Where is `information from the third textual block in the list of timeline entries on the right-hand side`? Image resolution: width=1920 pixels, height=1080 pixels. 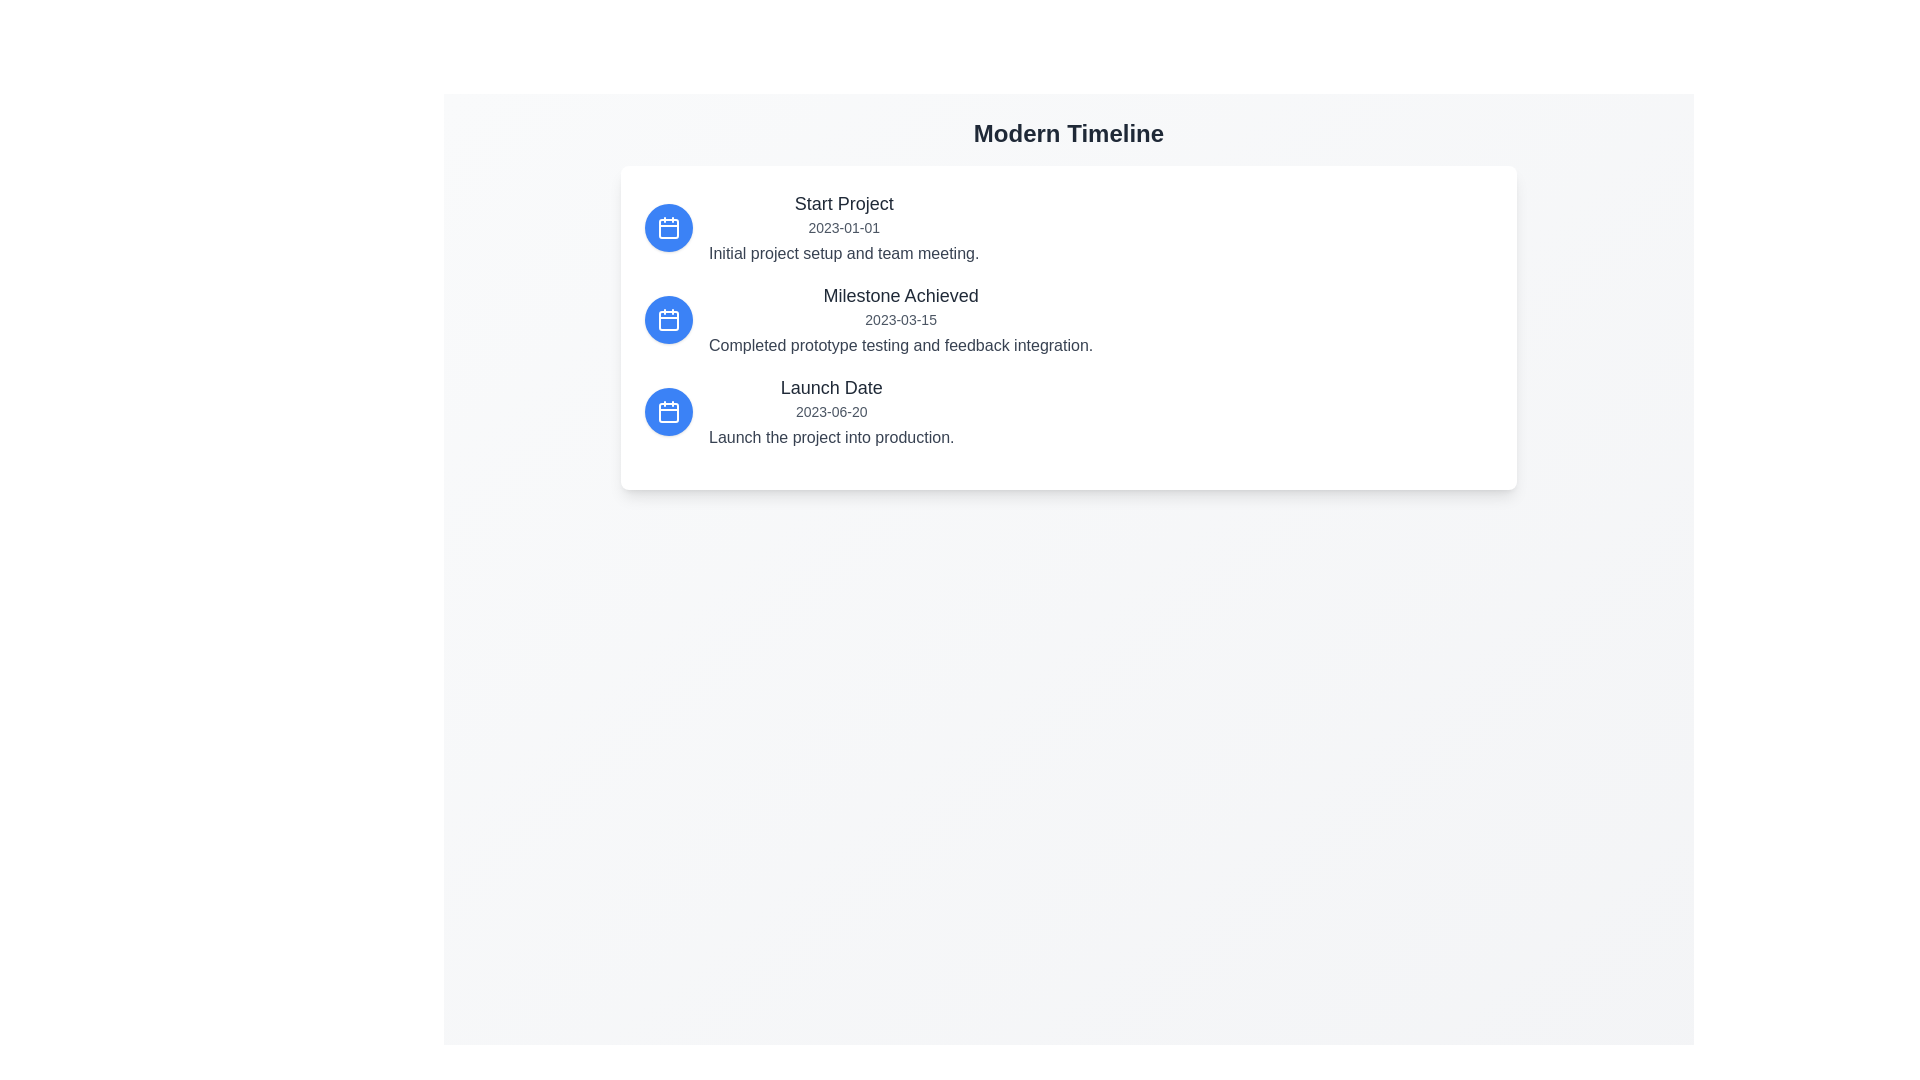 information from the third textual block in the list of timeline entries on the right-hand side is located at coordinates (831, 411).